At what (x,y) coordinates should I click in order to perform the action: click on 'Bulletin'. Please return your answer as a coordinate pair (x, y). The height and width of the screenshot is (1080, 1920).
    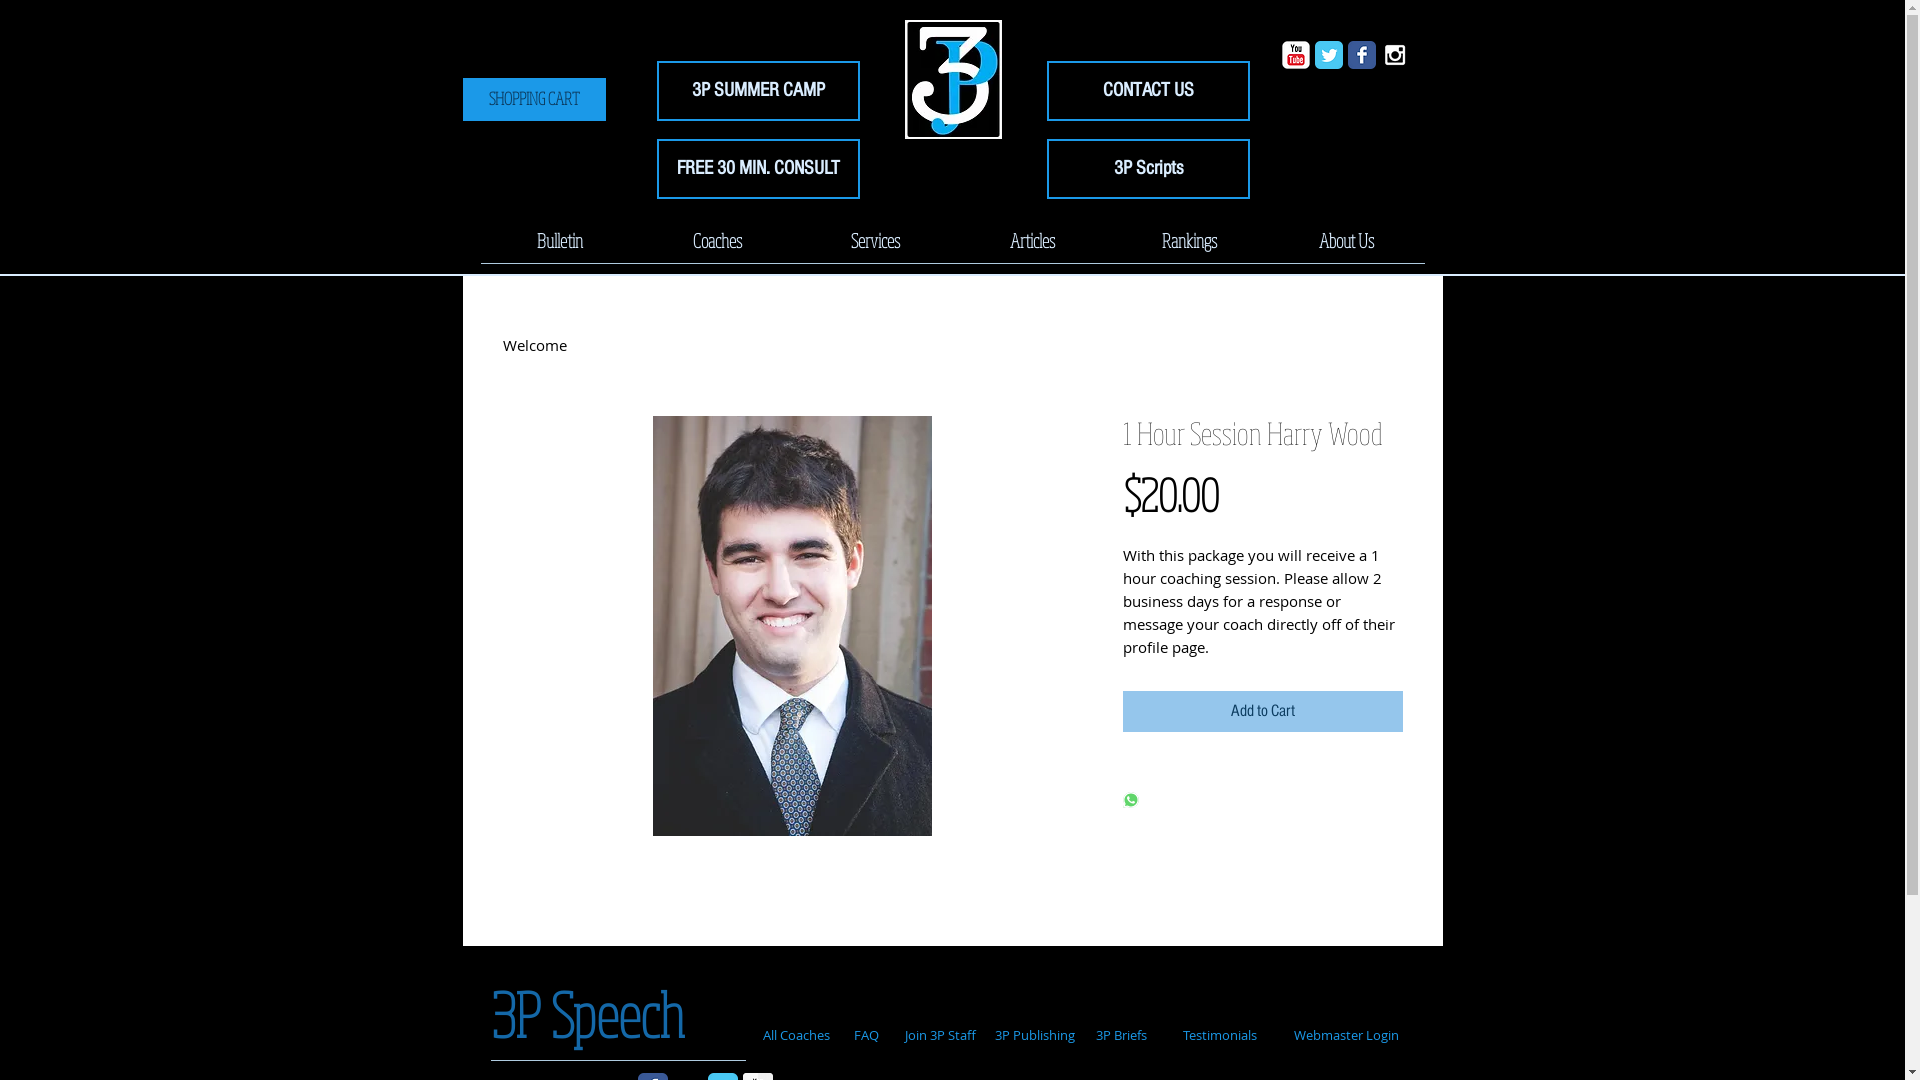
    Looking at the image, I should click on (558, 245).